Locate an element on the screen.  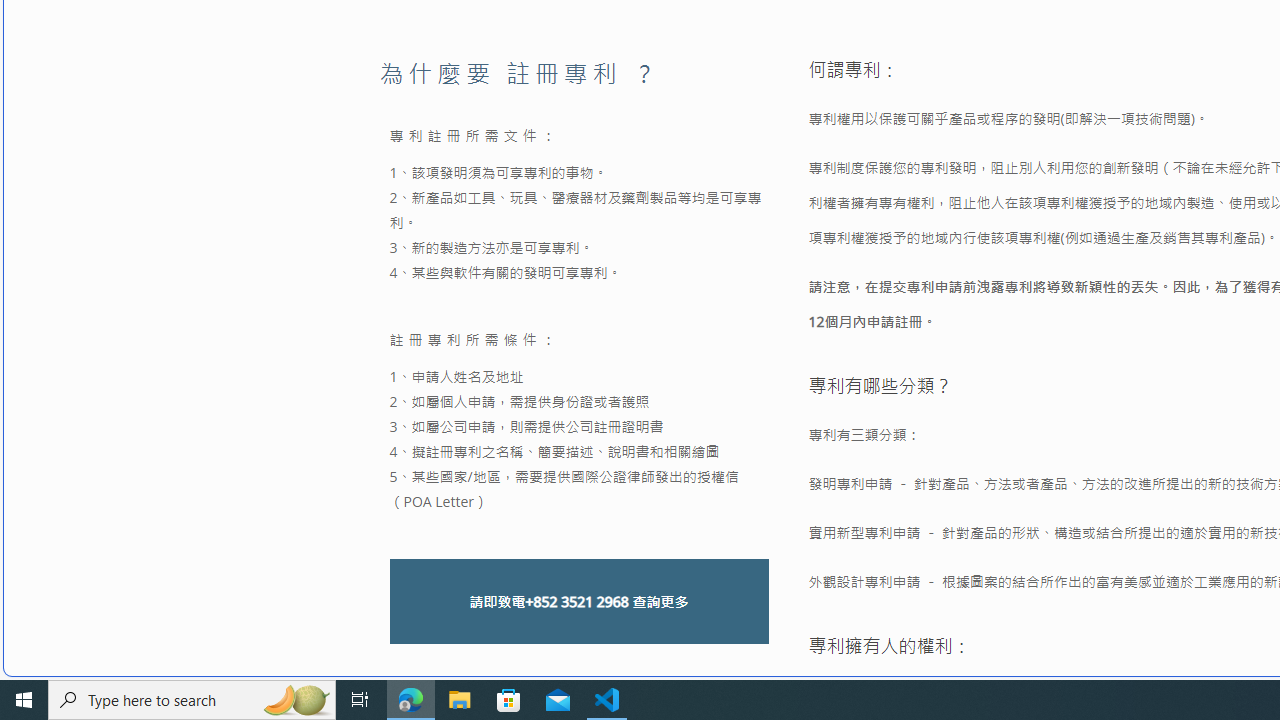
'+852 3521 2968' is located at coordinates (575, 600).